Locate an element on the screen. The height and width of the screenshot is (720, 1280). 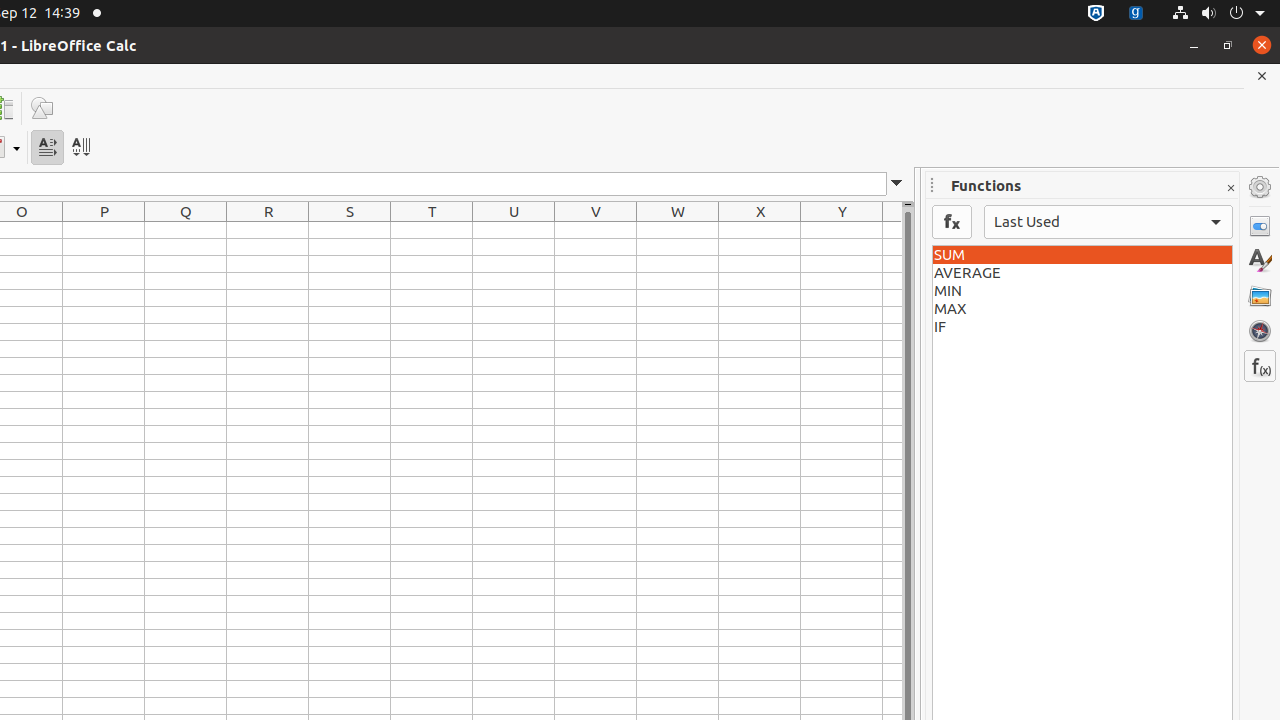
'Navigator' is located at coordinates (1259, 329).